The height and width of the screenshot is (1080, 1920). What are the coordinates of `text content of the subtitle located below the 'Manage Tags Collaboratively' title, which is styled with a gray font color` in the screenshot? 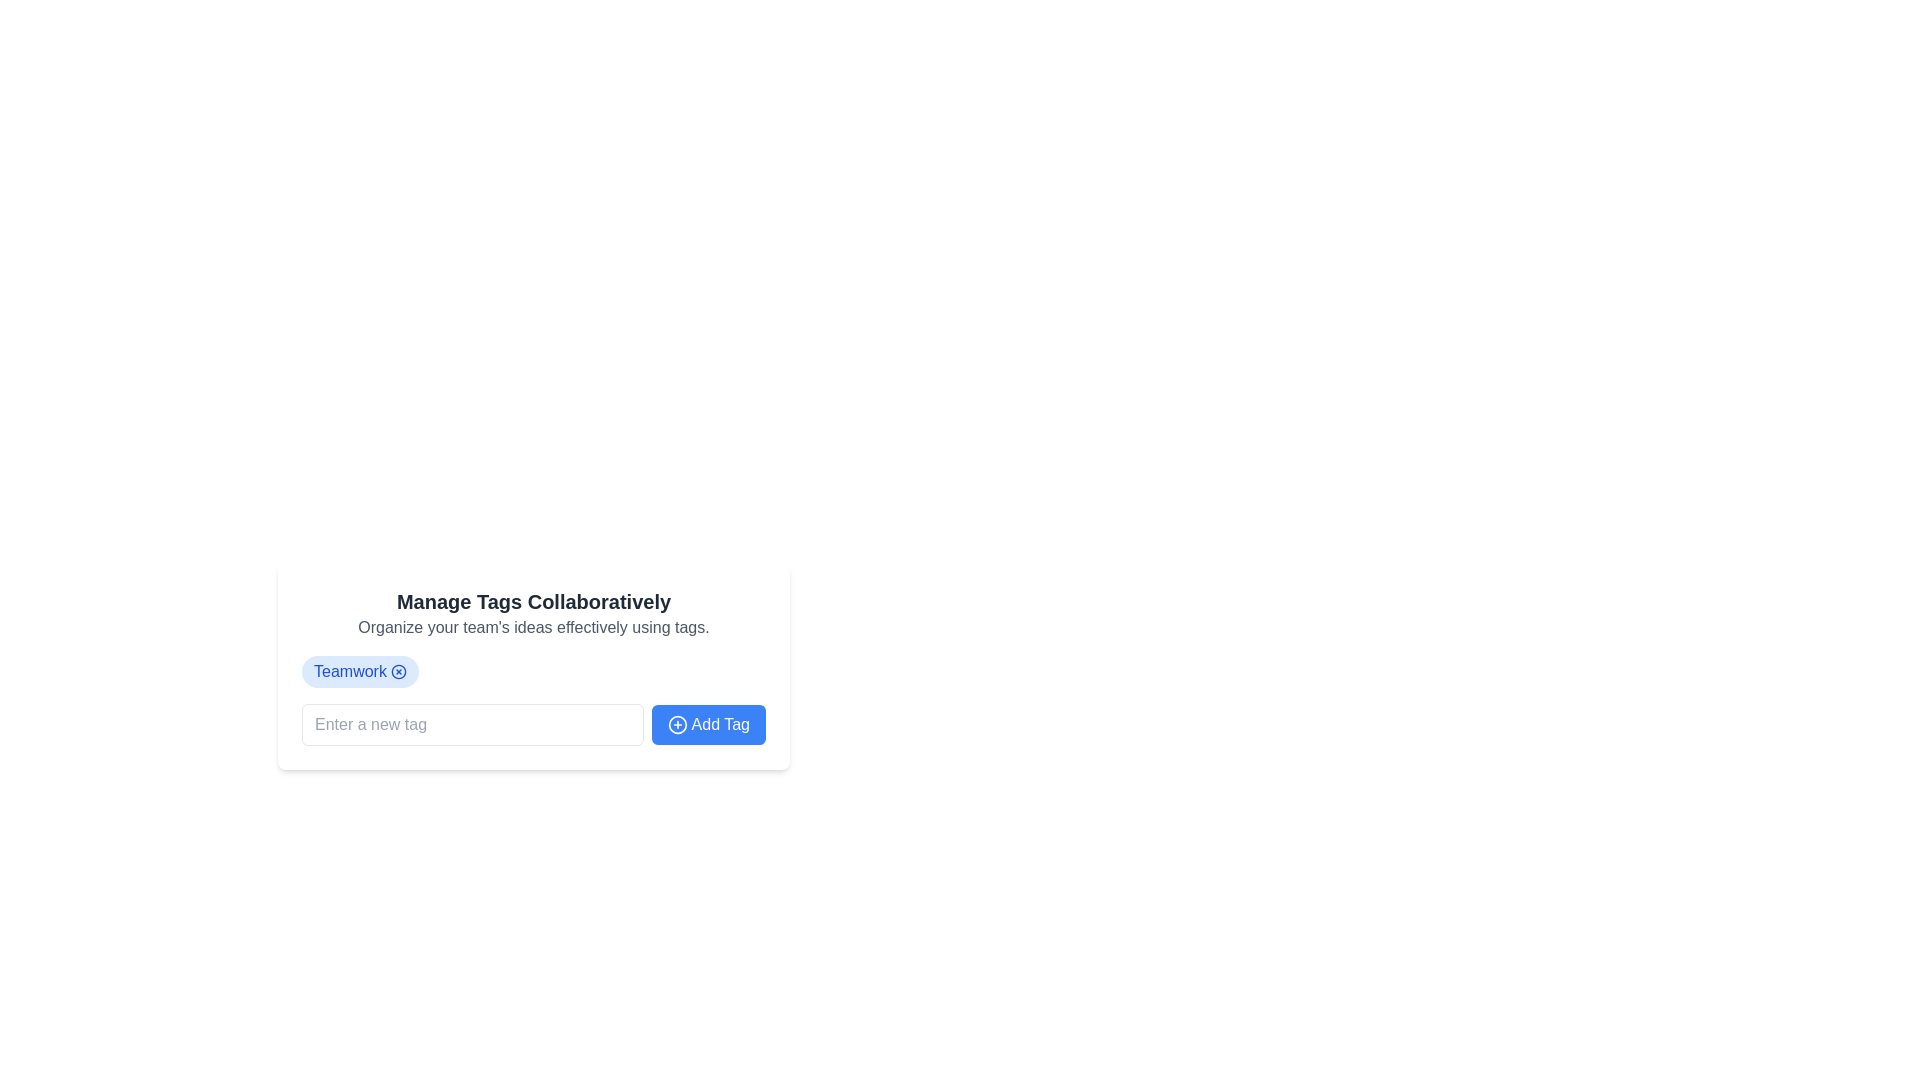 It's located at (533, 627).